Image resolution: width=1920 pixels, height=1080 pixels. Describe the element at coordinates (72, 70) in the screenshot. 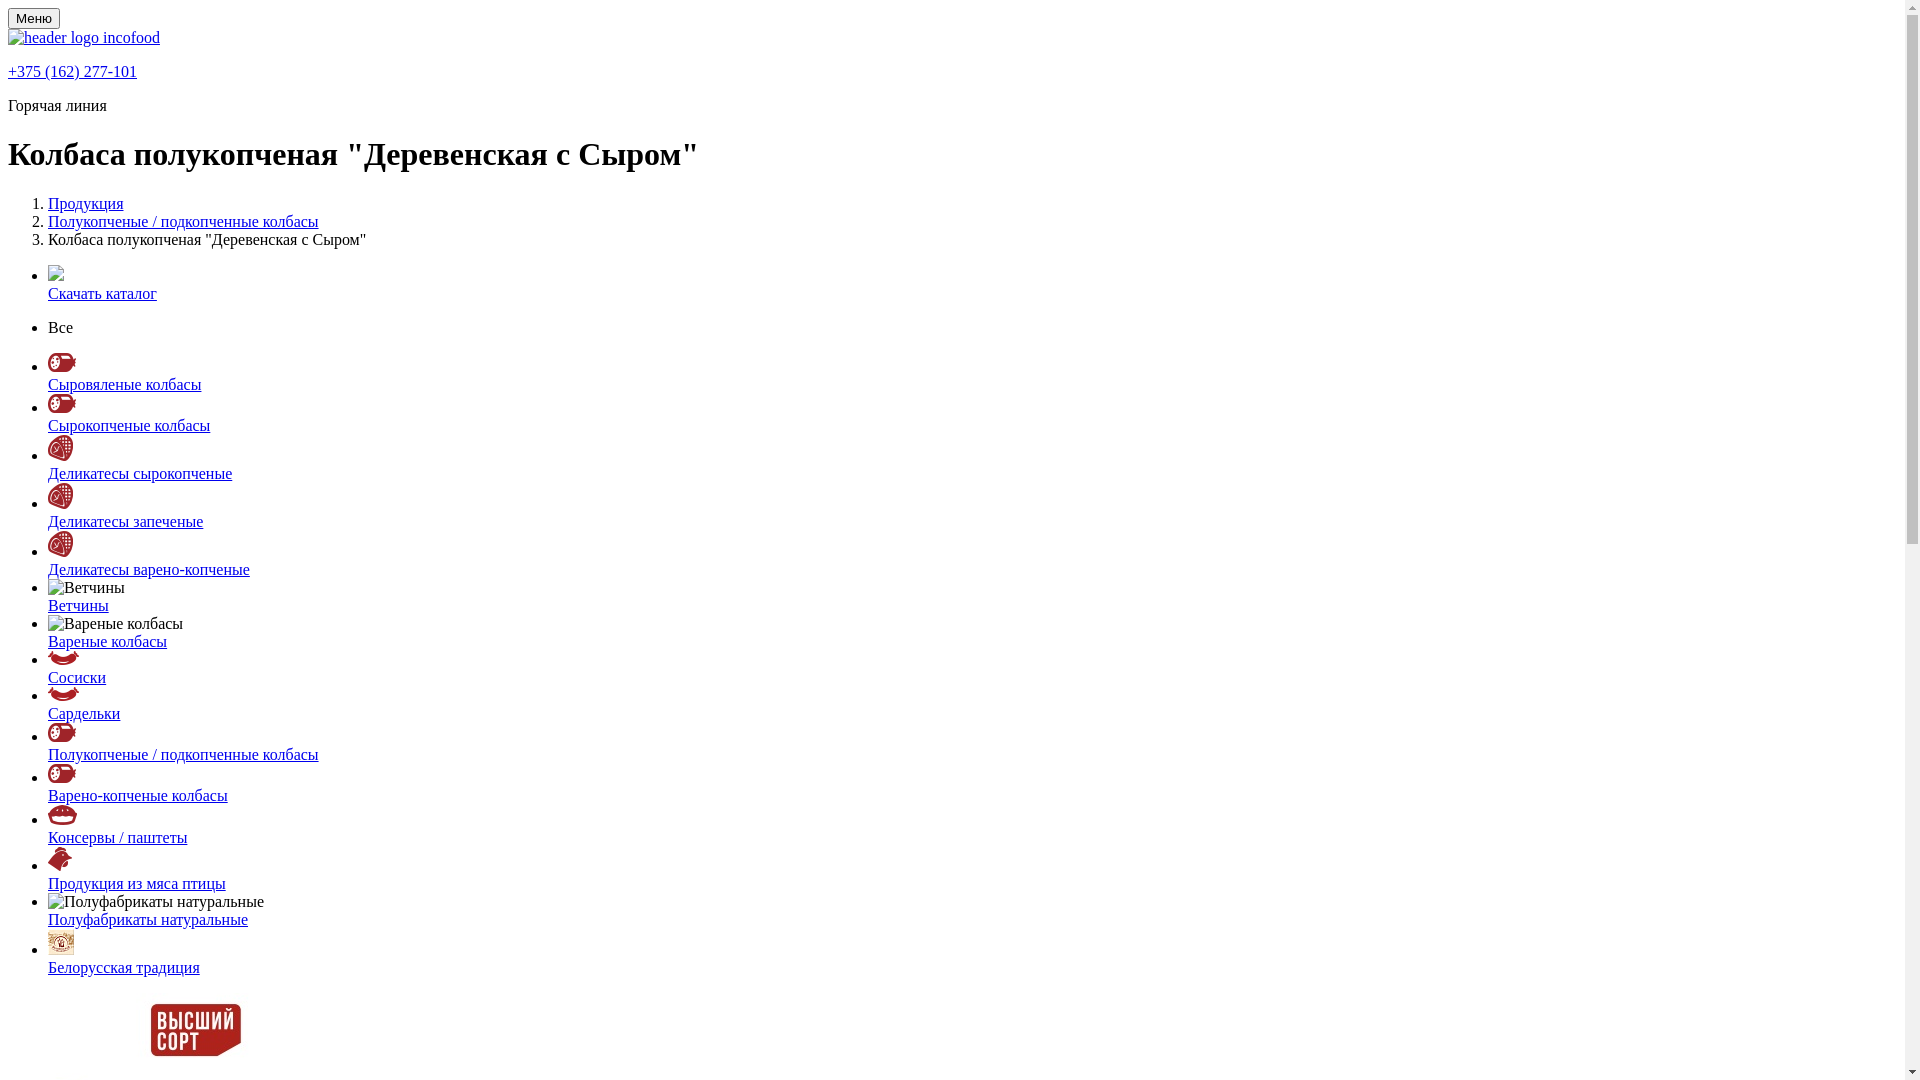

I see `'+375 (162) 277-101'` at that location.